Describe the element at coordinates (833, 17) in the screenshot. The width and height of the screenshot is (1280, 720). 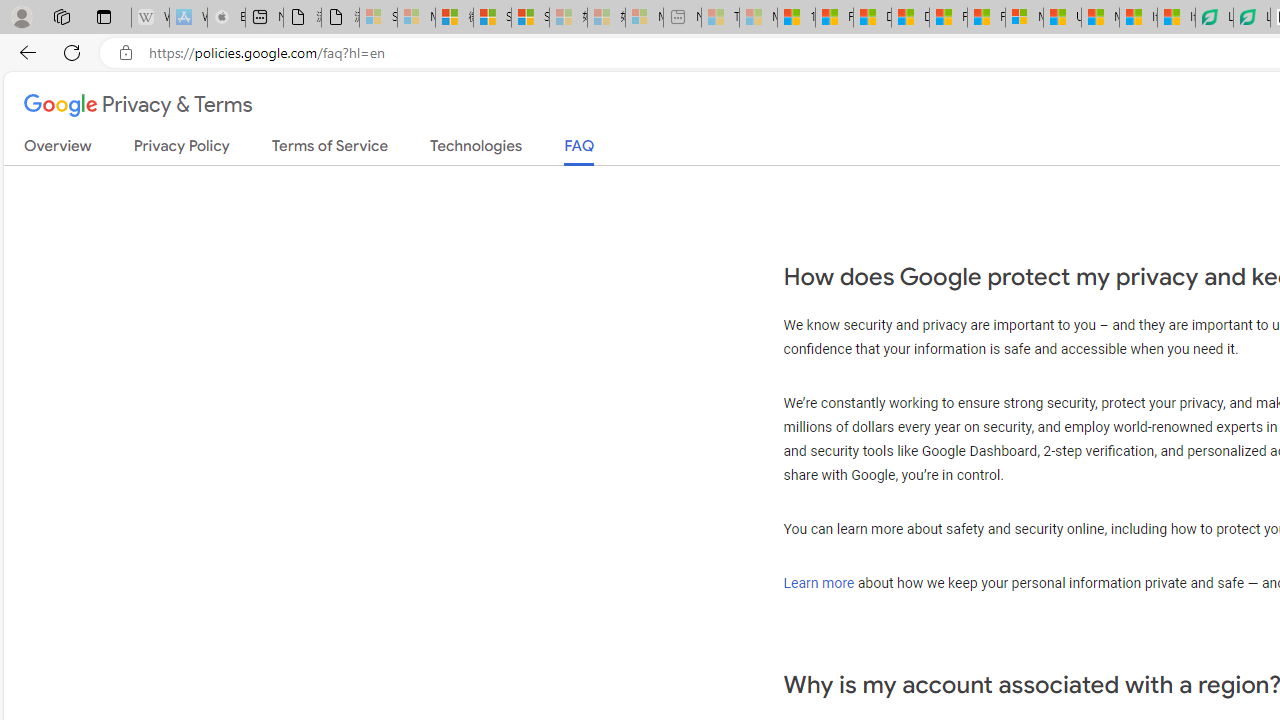
I see `'Food and Drink - MSN'` at that location.